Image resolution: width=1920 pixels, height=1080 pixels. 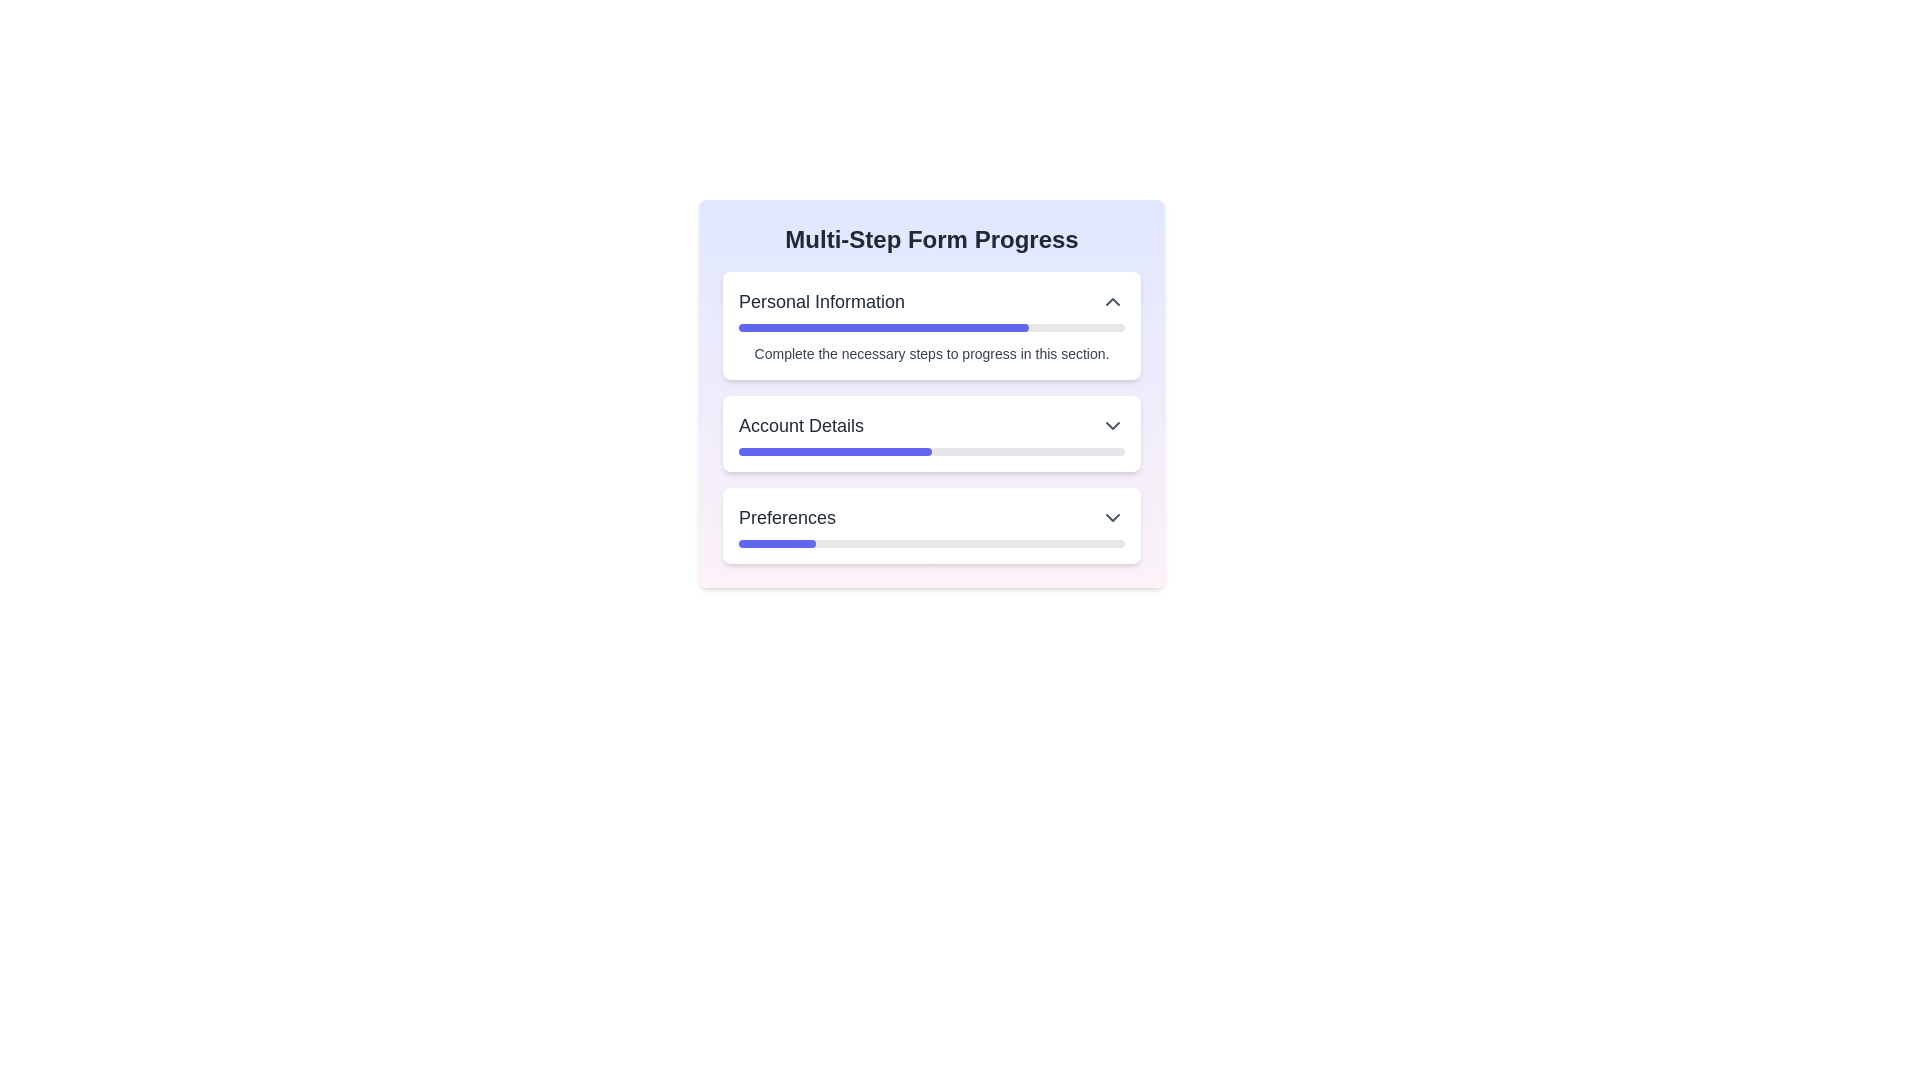 What do you see at coordinates (930, 326) in the screenshot?
I see `the Progress bar indicating the user's progress in completing the 'Personal Information' section of the form` at bounding box center [930, 326].